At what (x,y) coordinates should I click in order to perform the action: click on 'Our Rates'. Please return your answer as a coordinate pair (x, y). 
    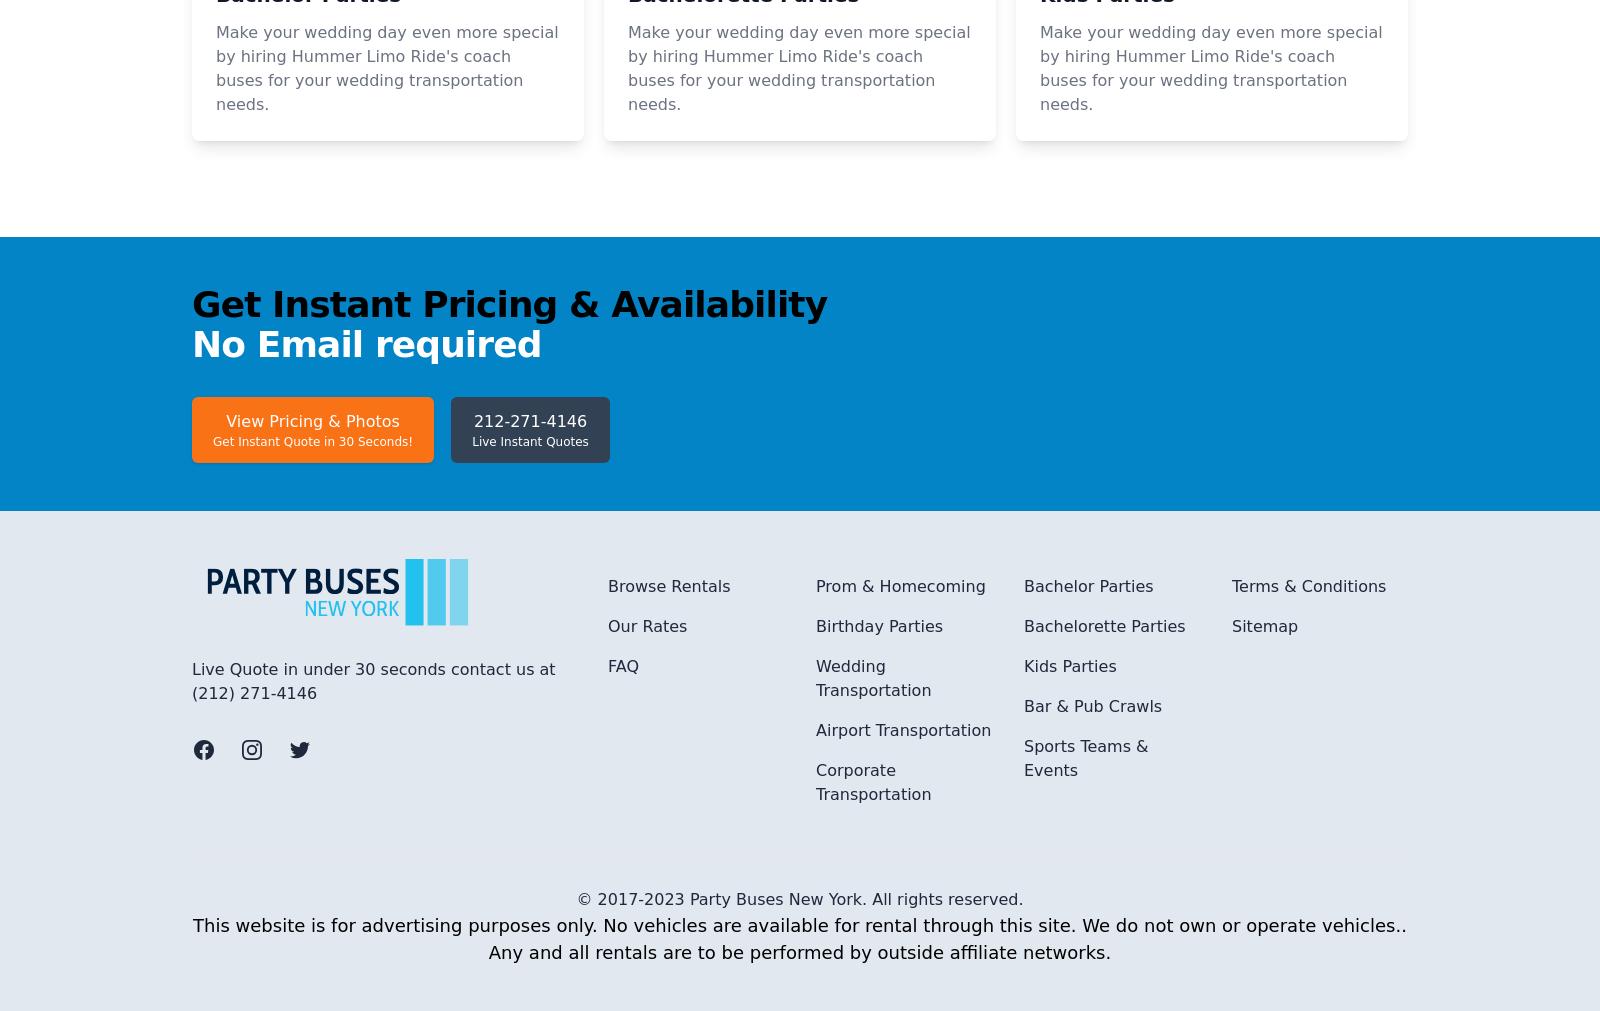
    Looking at the image, I should click on (647, 892).